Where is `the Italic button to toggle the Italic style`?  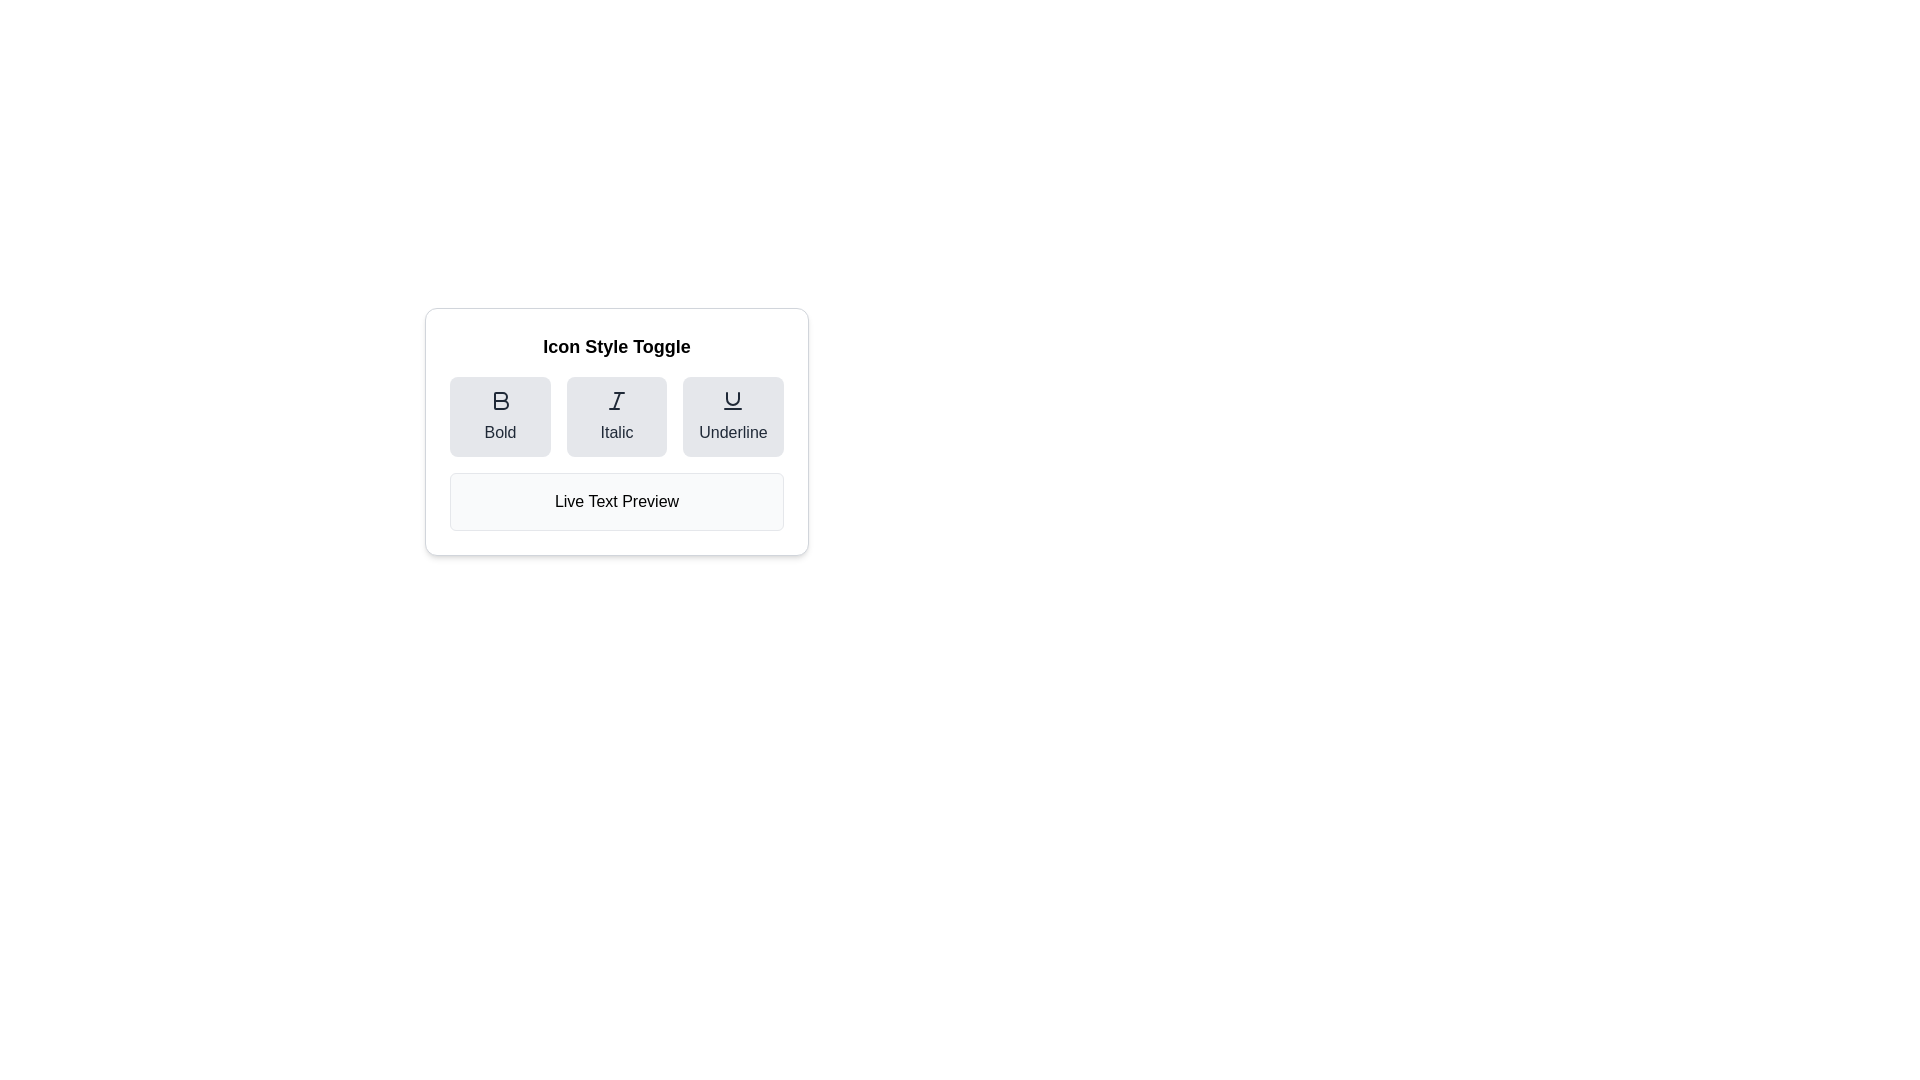 the Italic button to toggle the Italic style is located at coordinates (614, 415).